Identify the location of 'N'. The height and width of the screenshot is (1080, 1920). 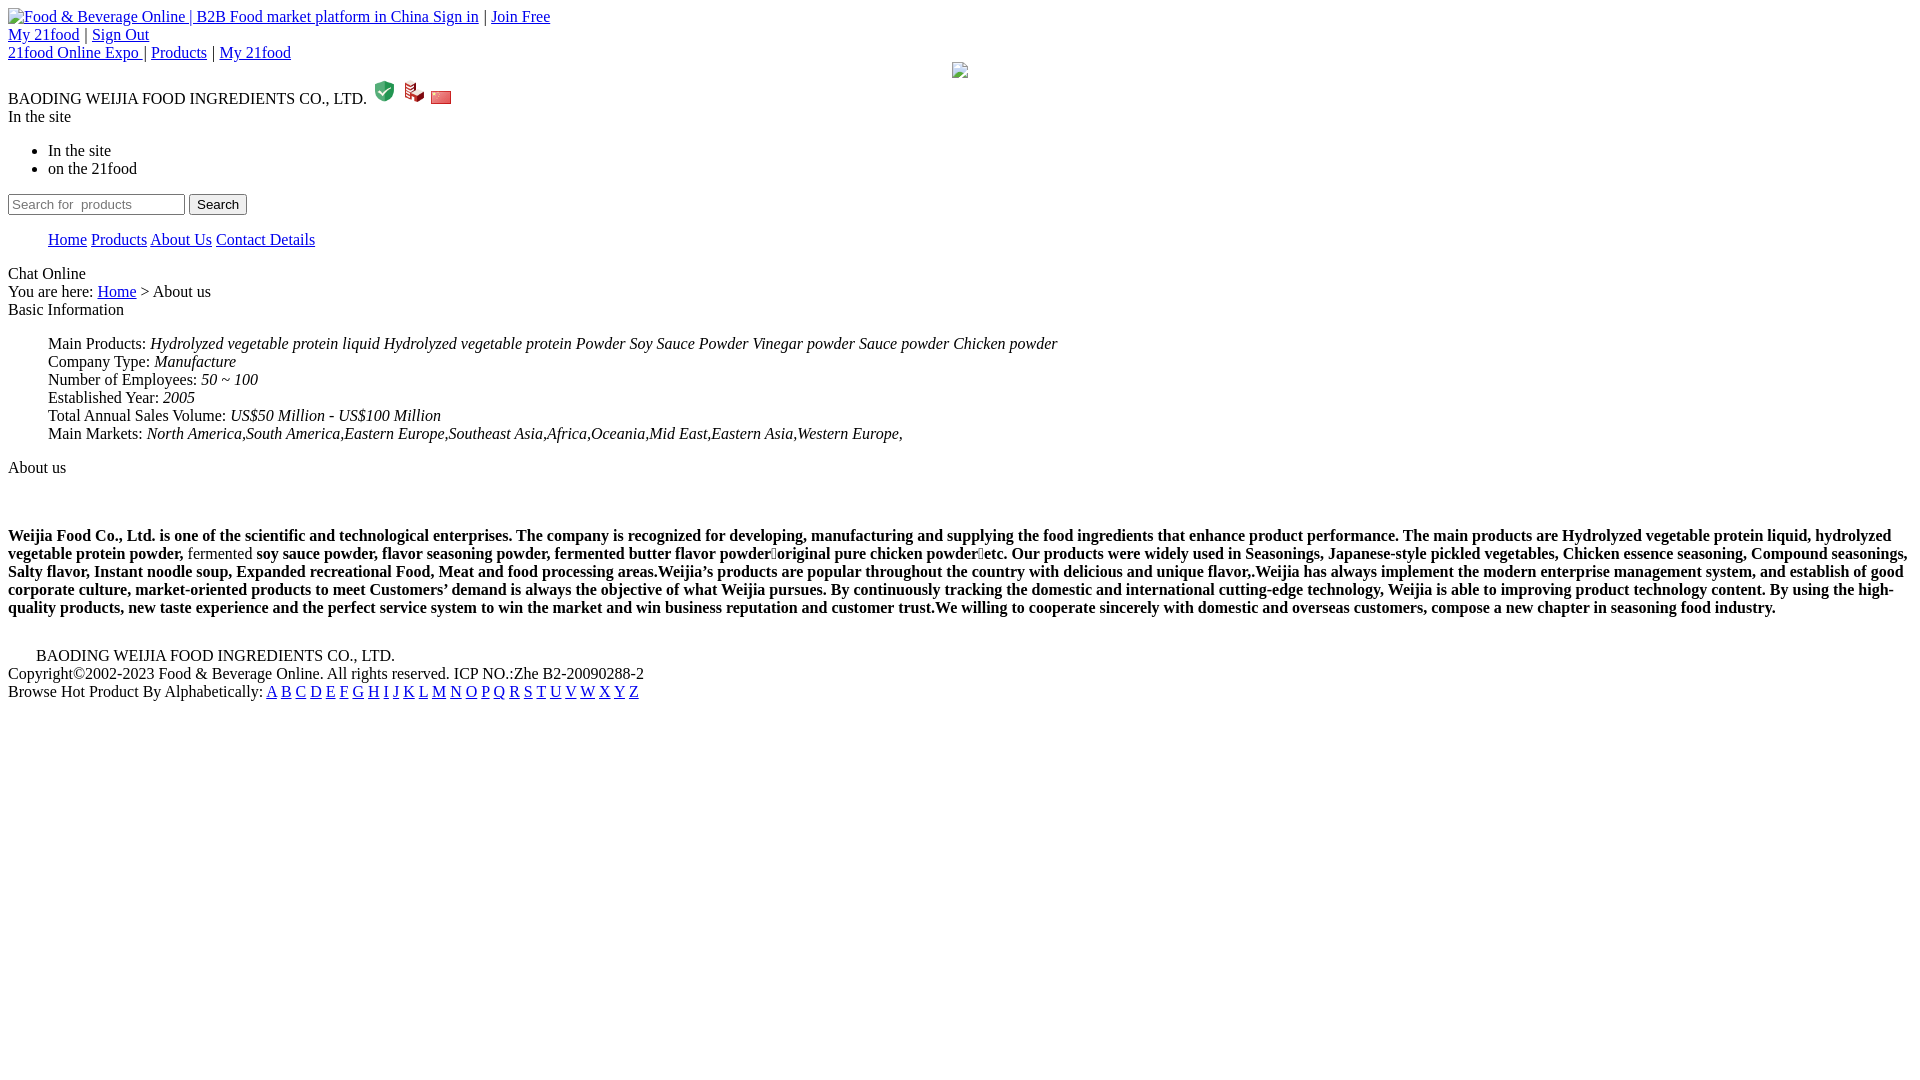
(455, 690).